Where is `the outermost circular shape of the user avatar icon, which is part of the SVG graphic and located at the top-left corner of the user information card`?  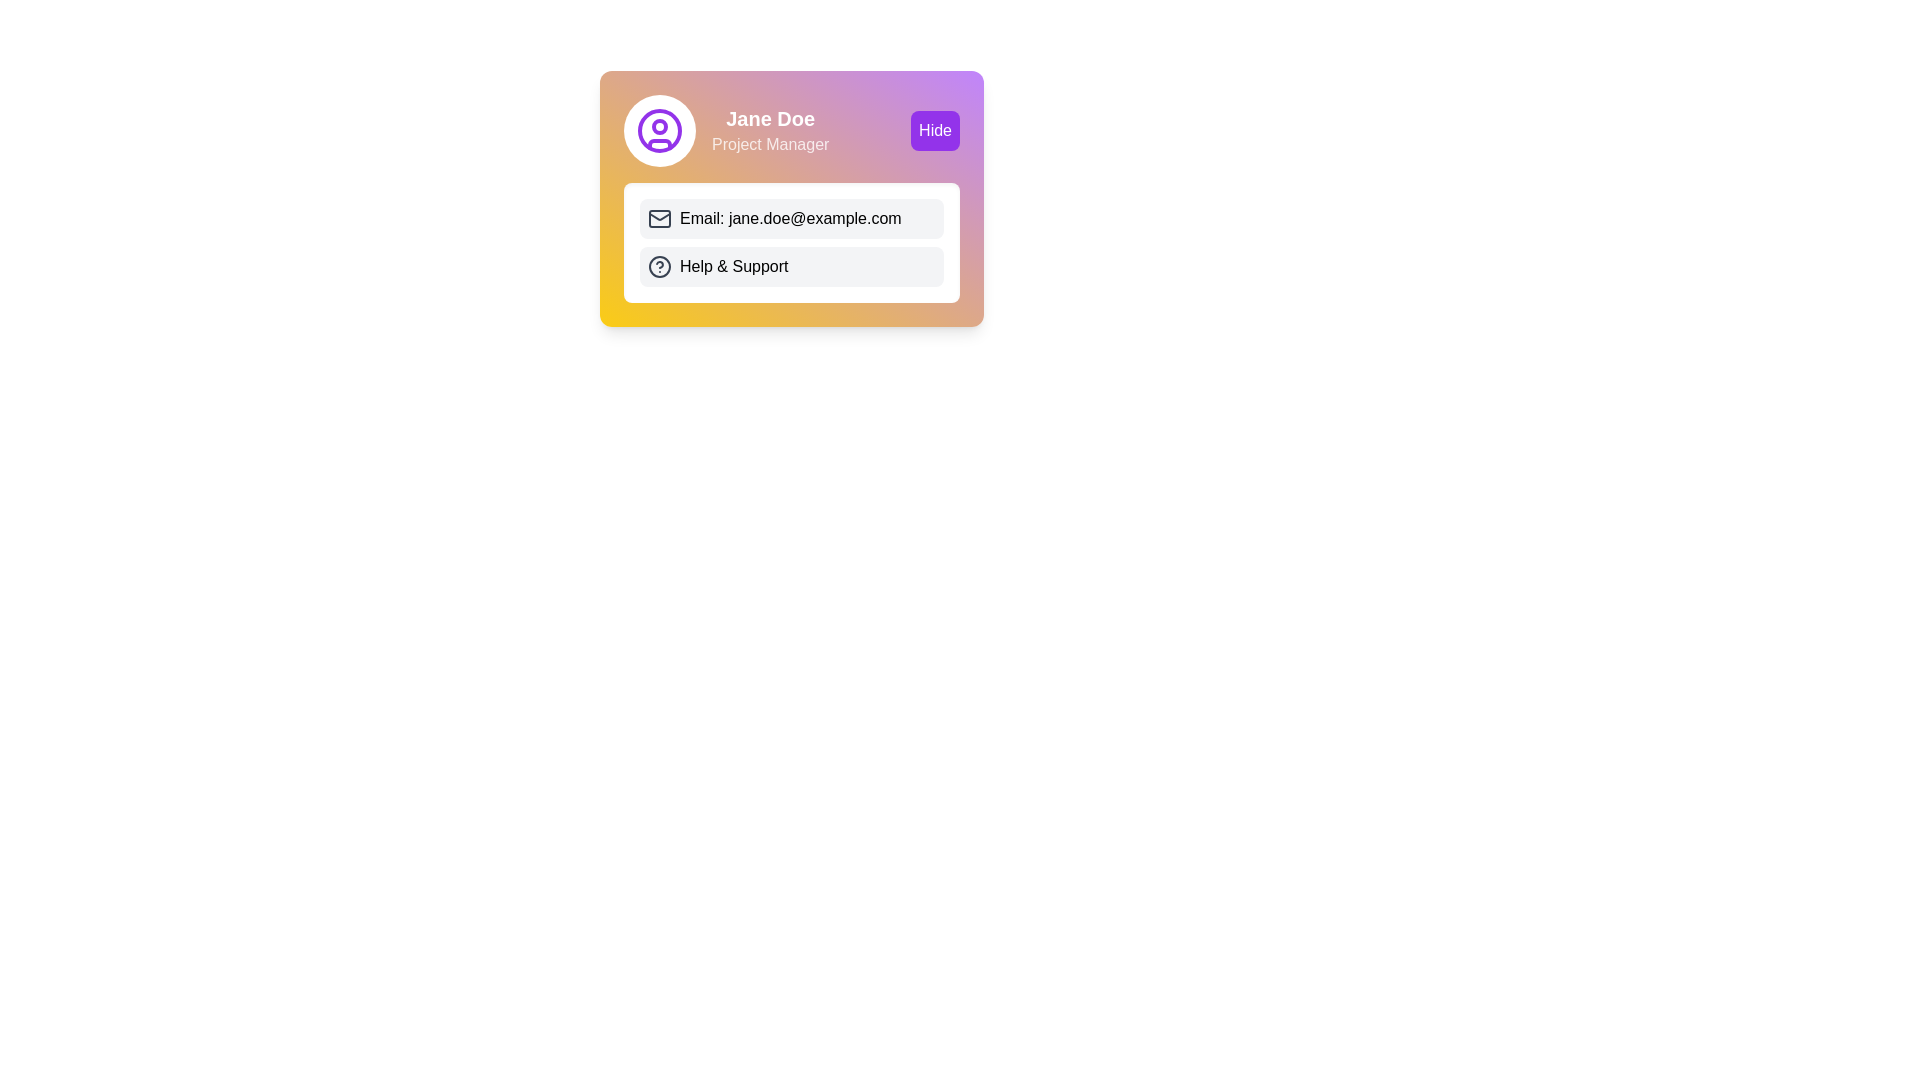
the outermost circular shape of the user avatar icon, which is part of the SVG graphic and located at the top-left corner of the user information card is located at coordinates (660, 131).